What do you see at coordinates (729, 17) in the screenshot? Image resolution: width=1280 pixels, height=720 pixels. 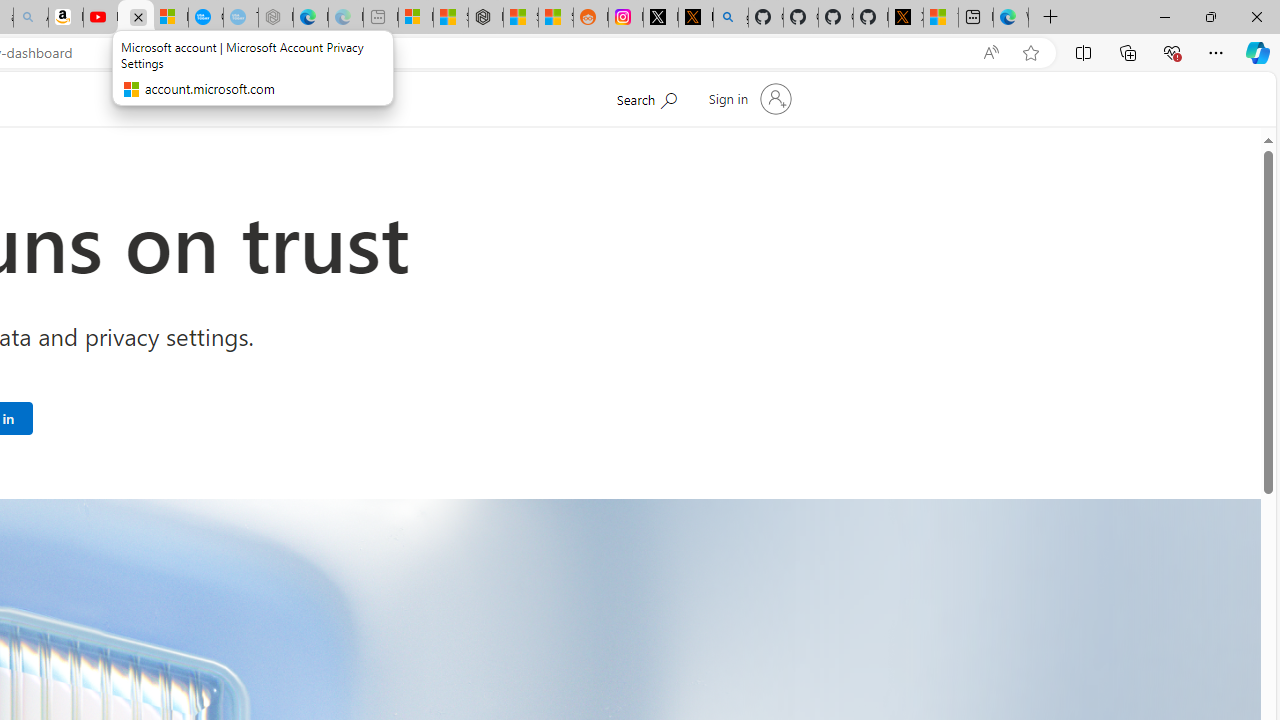 I see `'github - Search'` at bounding box center [729, 17].